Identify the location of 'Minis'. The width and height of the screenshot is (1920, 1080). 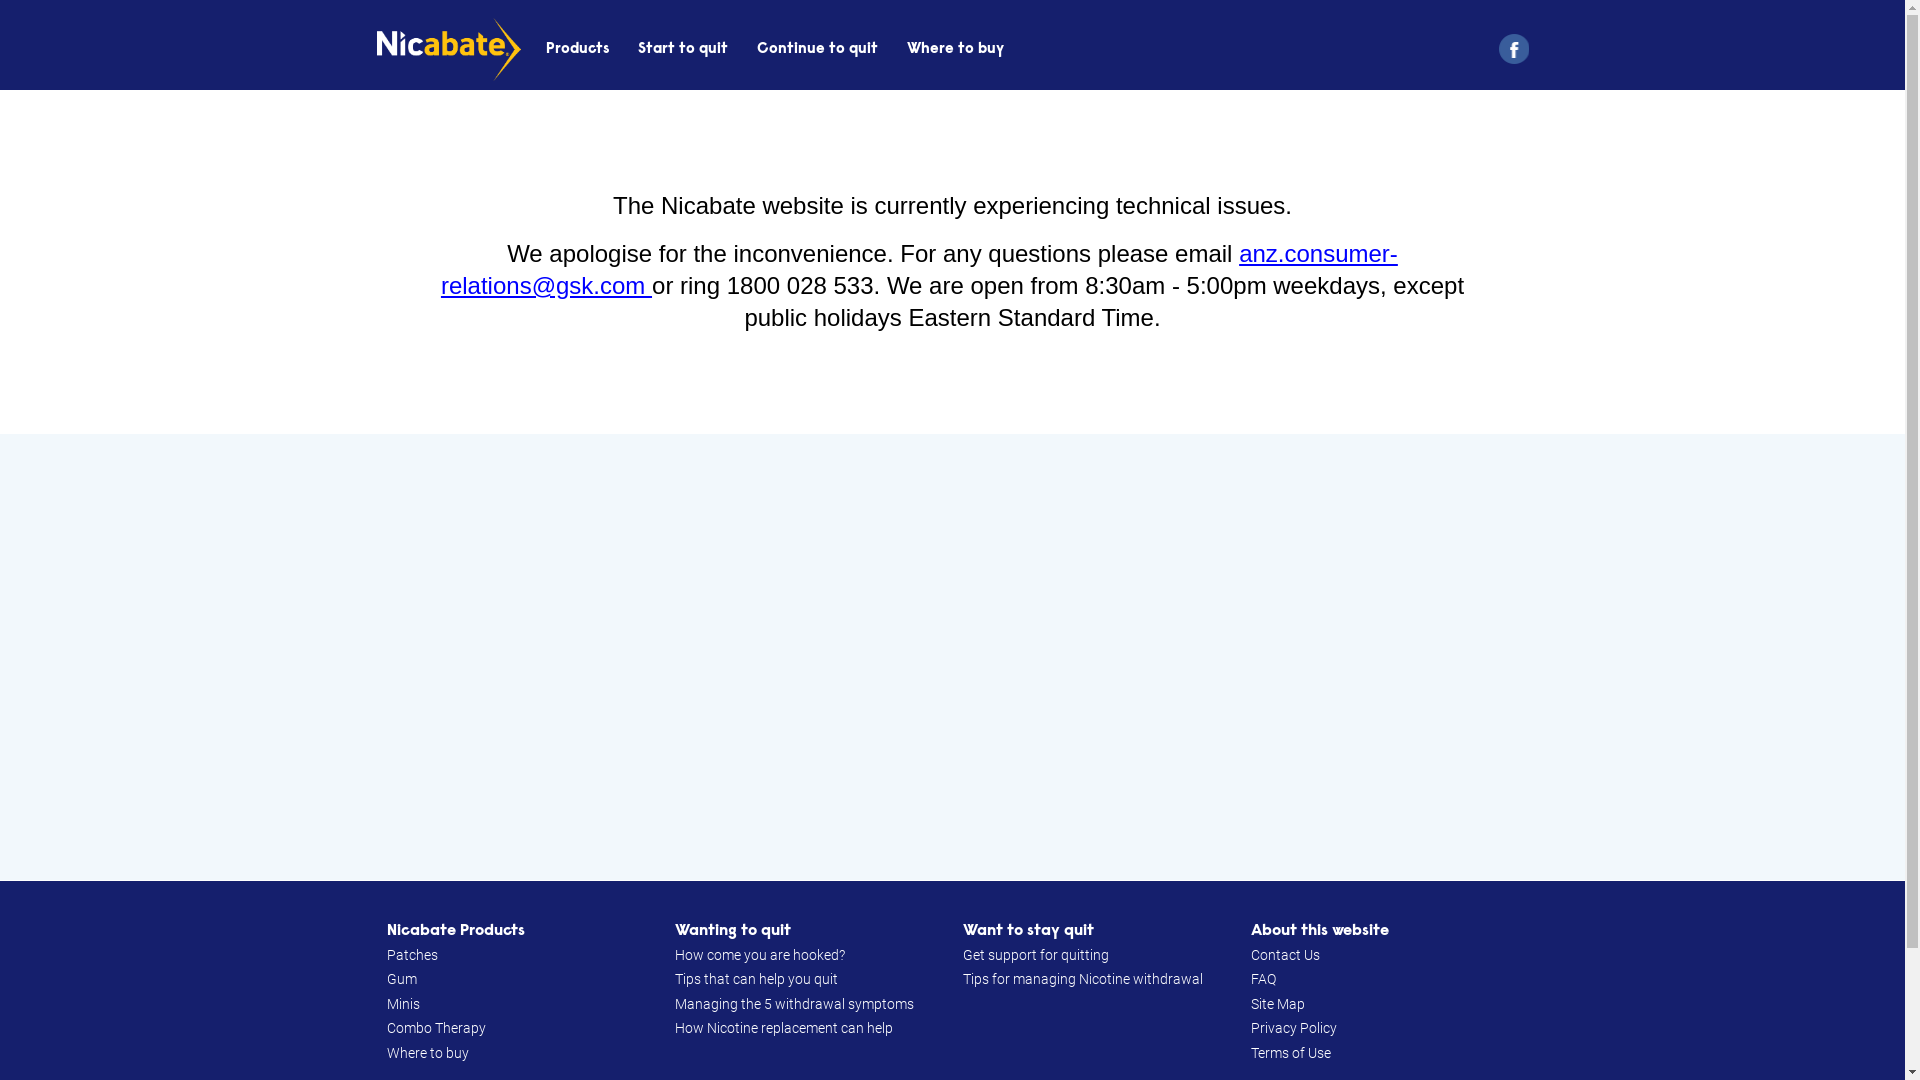
(401, 1004).